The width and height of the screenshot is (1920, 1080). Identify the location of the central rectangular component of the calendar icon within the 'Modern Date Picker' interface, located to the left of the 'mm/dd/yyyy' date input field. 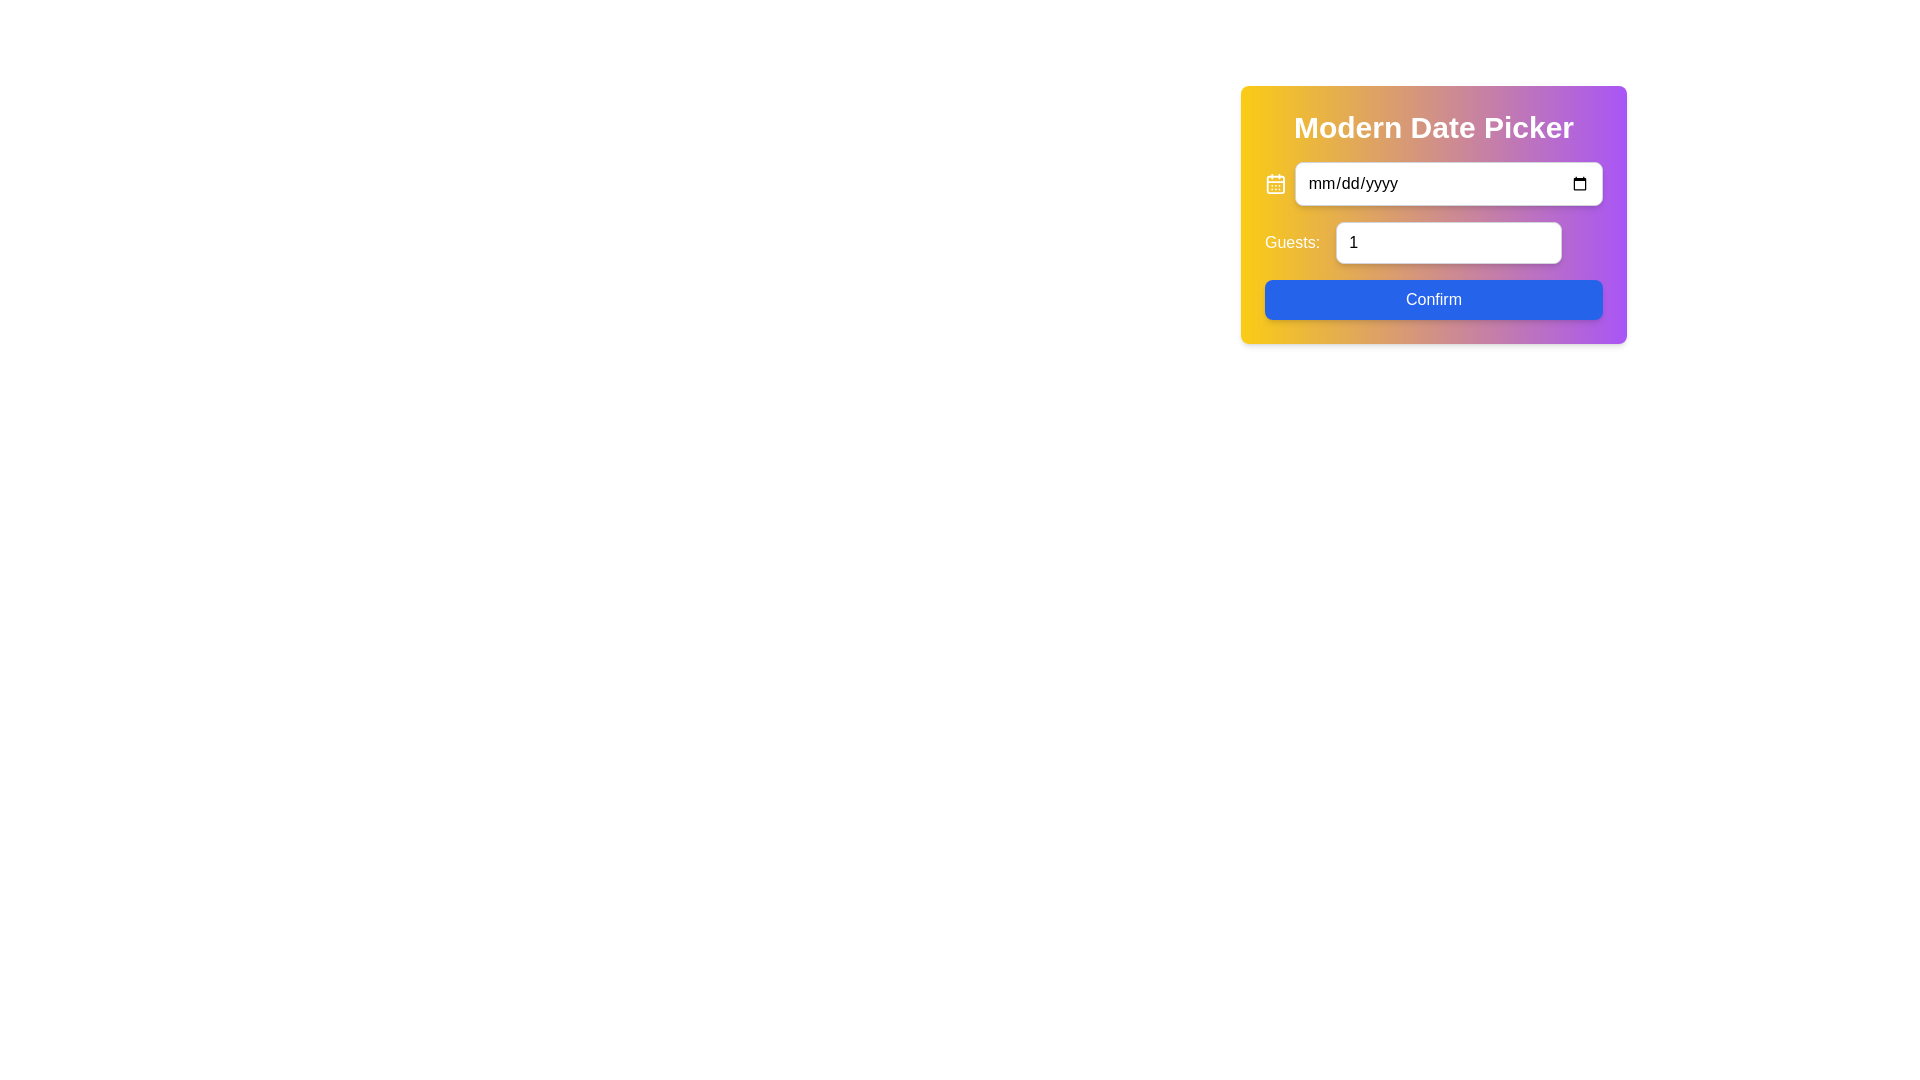
(1274, 184).